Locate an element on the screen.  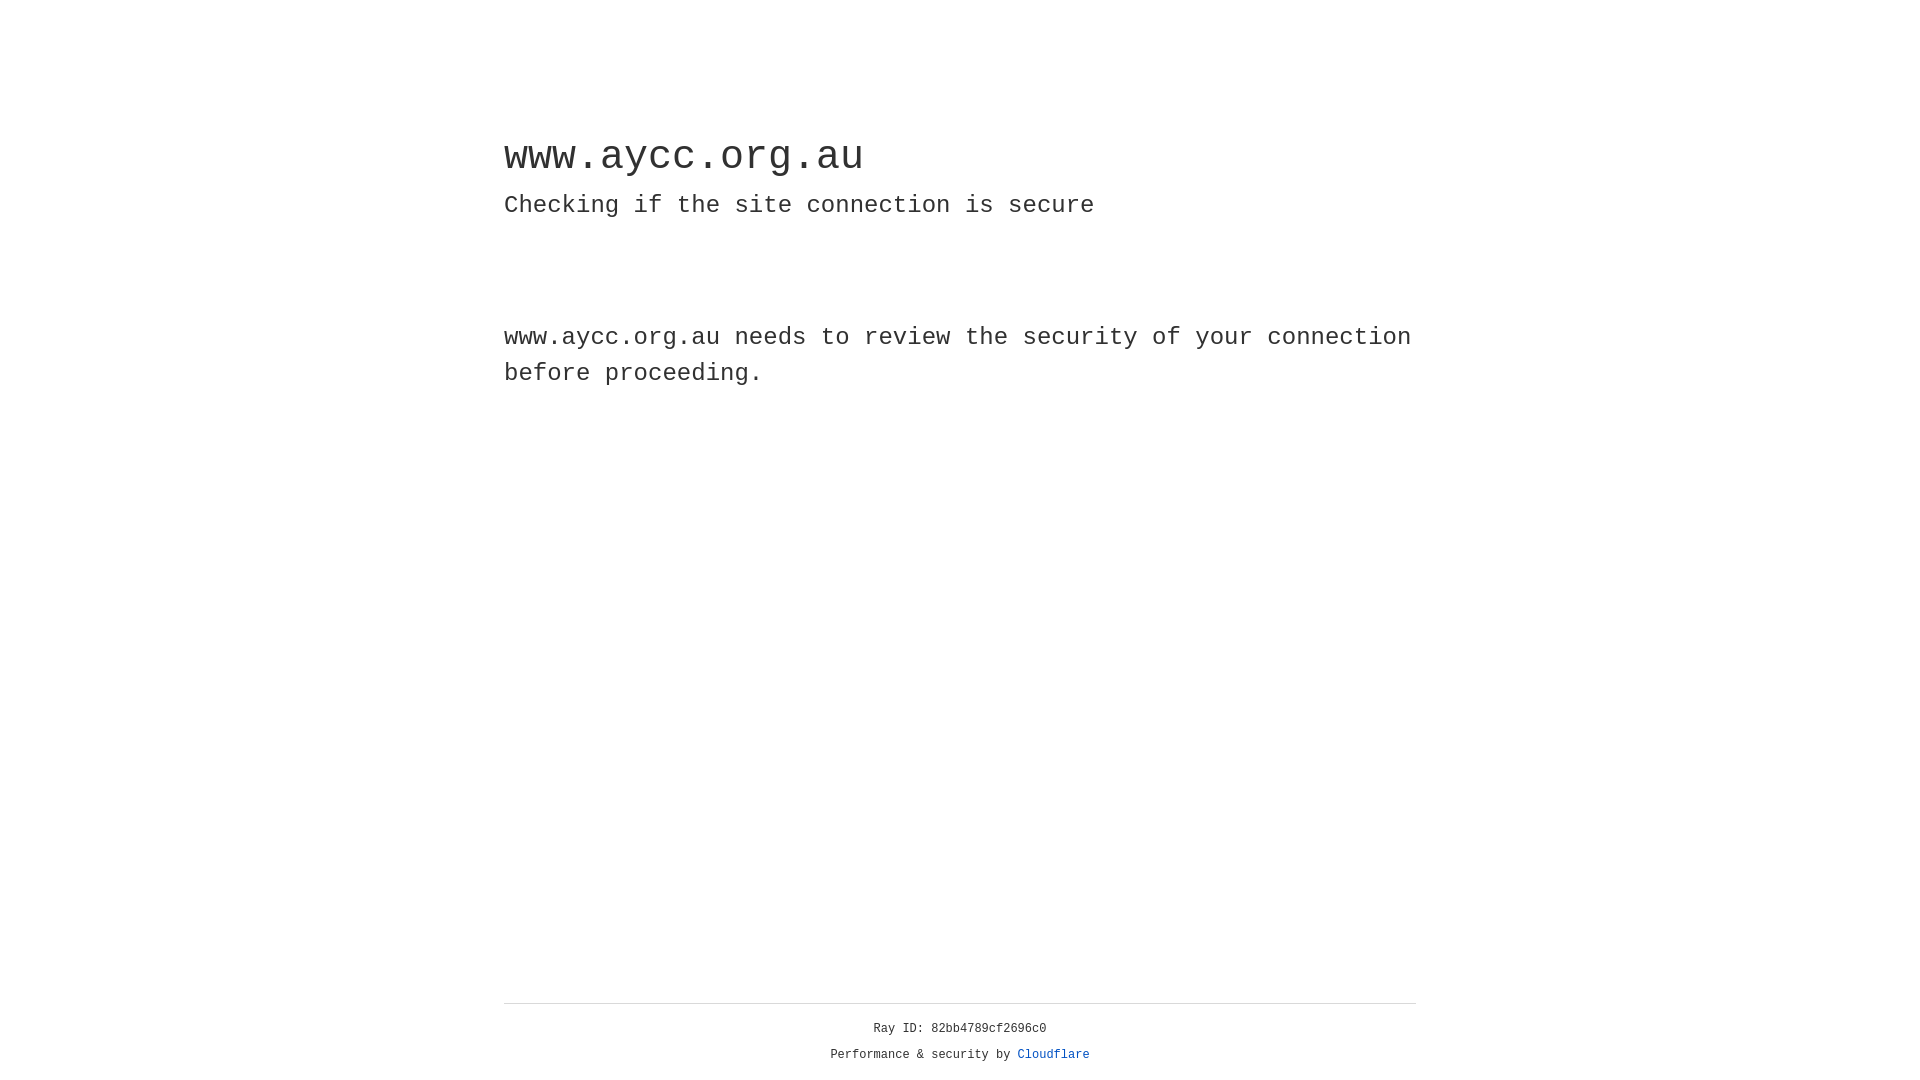
'Cloudflare' is located at coordinates (1053, 1054).